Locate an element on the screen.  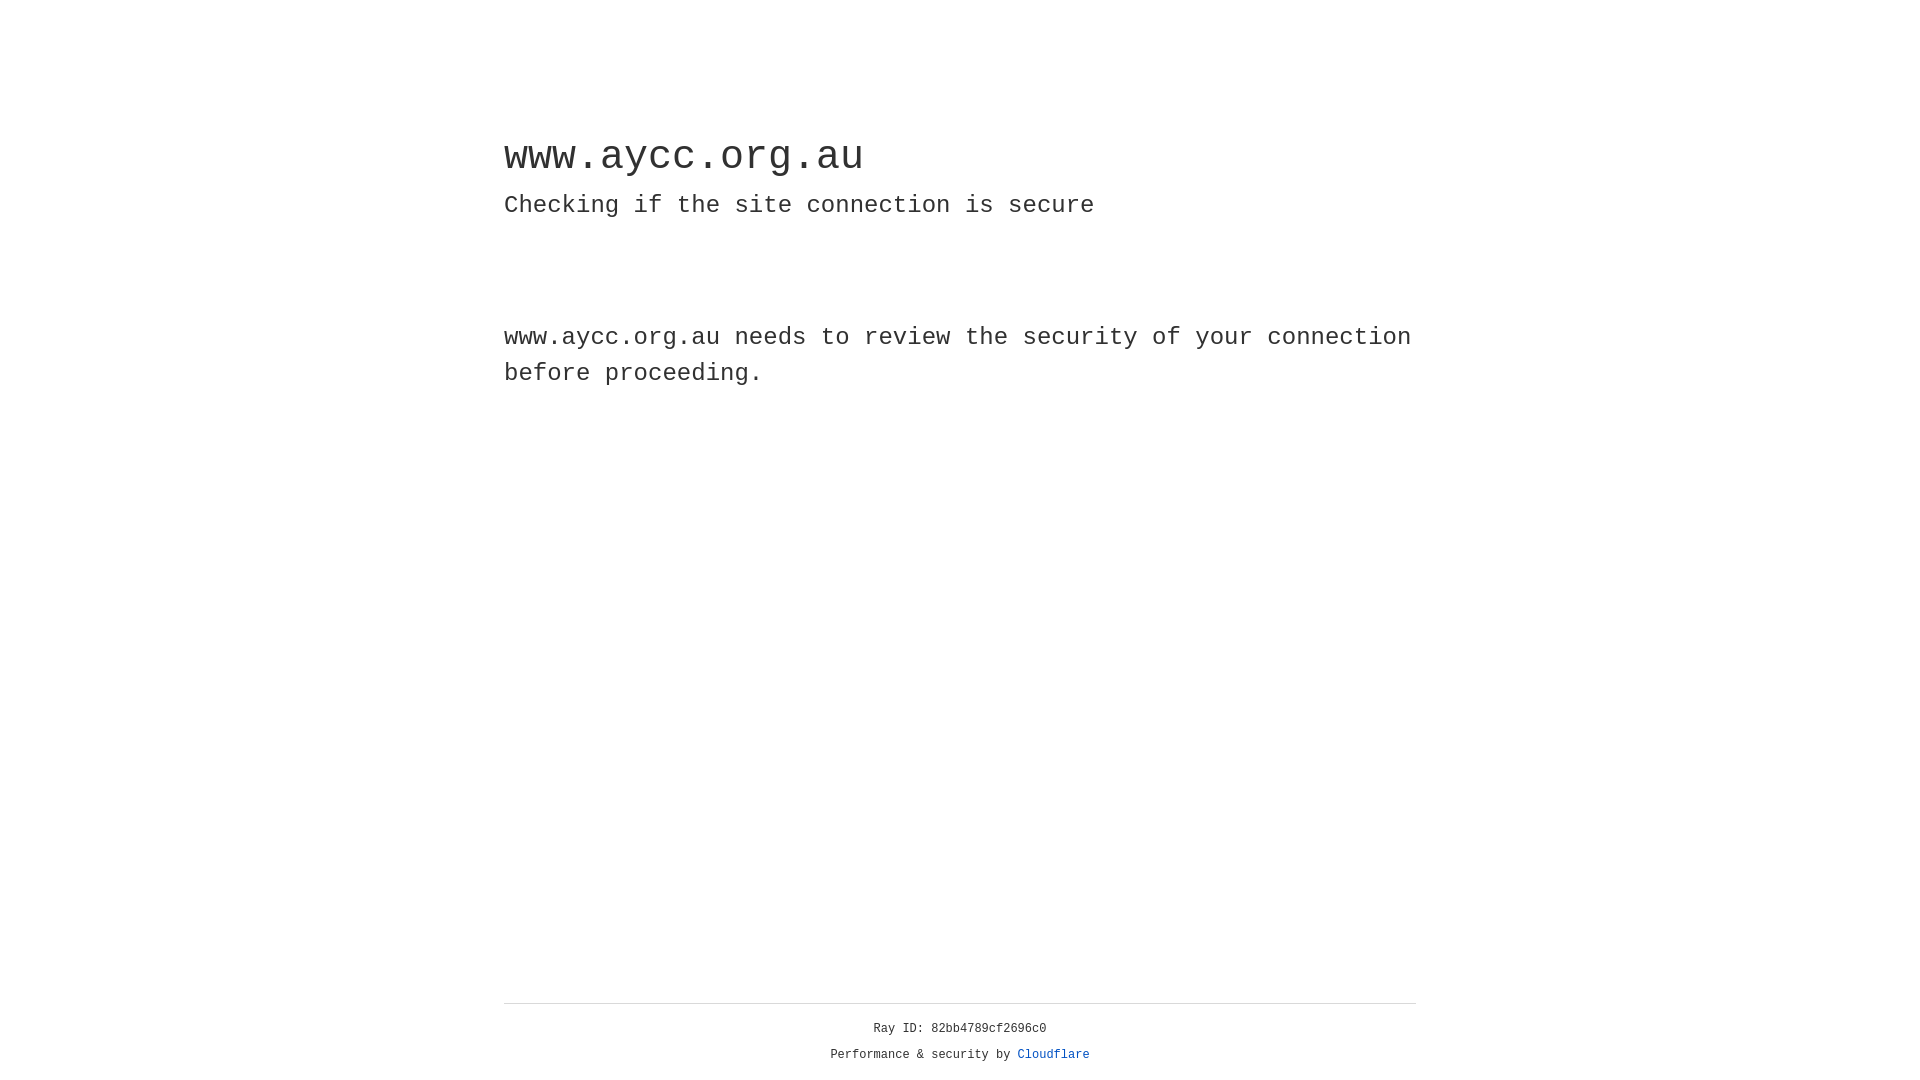
'Cloudflare' is located at coordinates (1053, 1054).